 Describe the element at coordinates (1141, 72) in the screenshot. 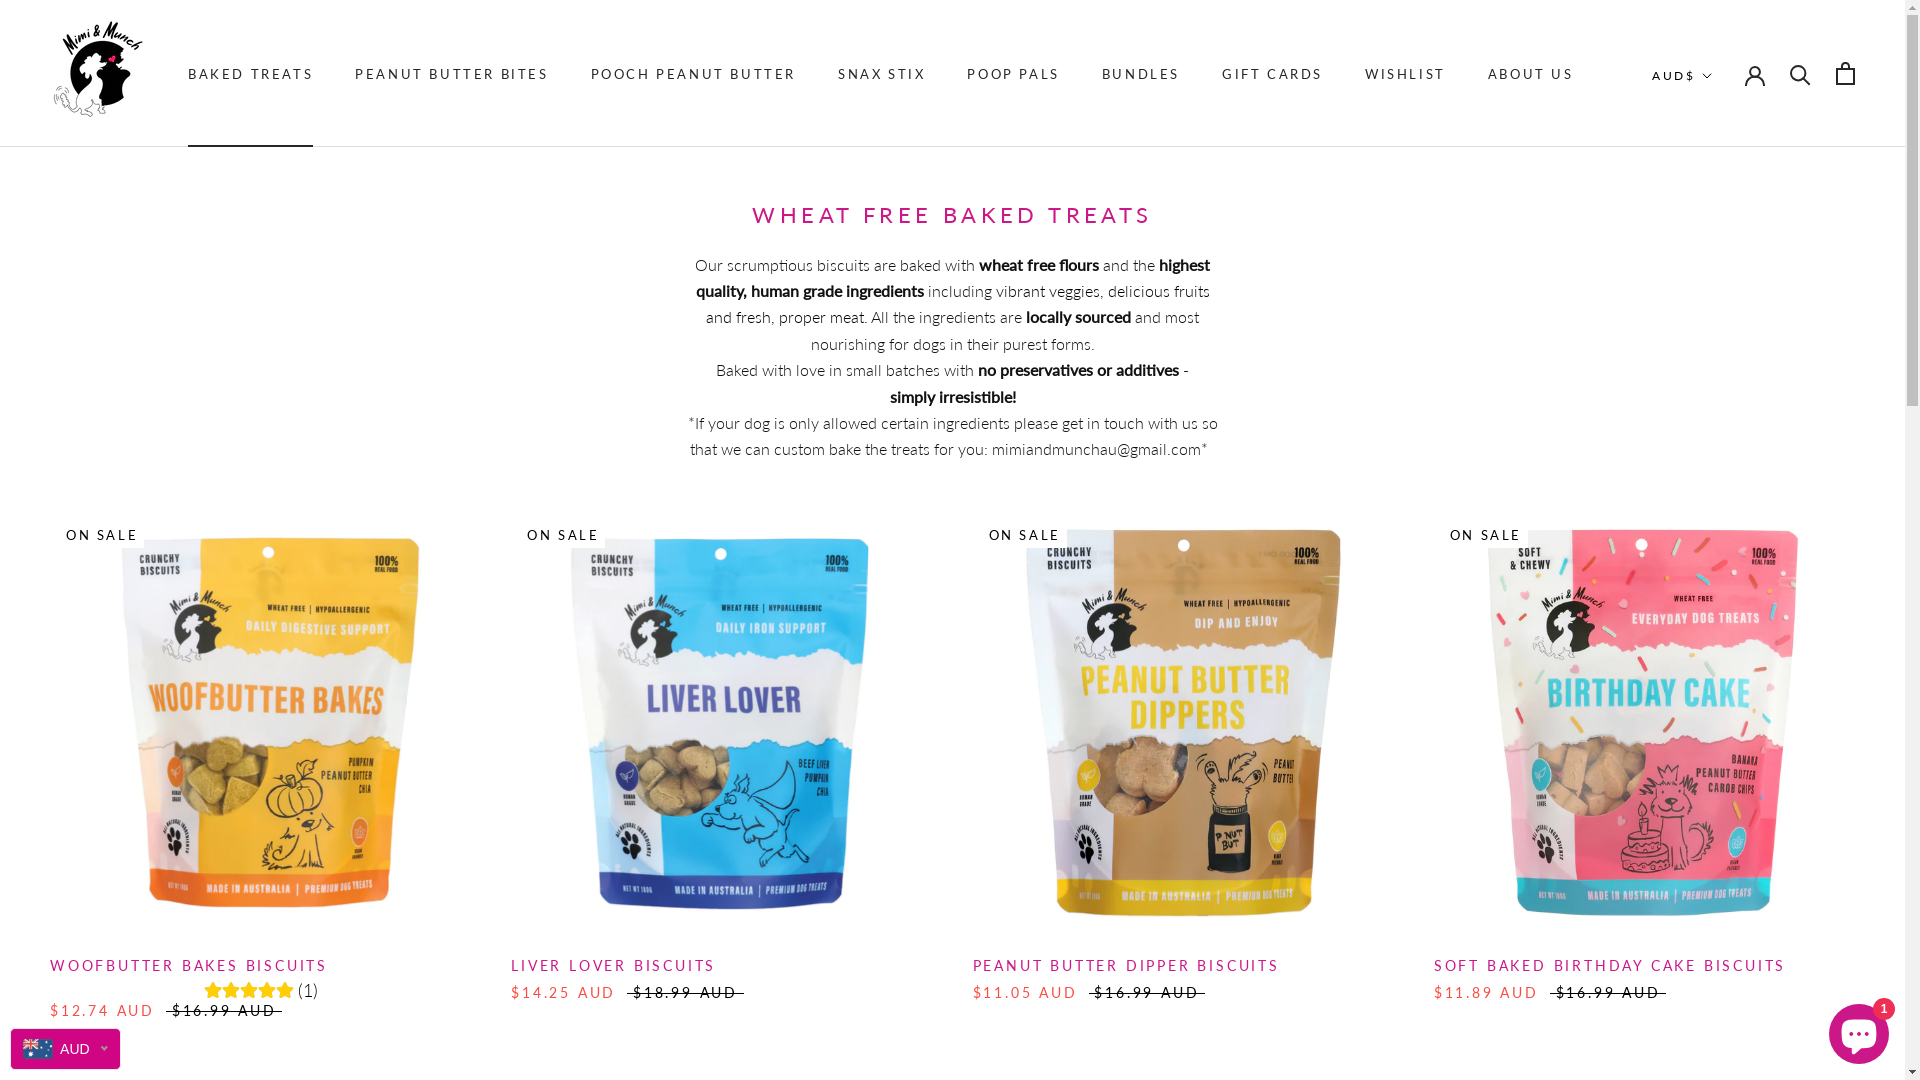

I see `'BUNDLES` at that location.